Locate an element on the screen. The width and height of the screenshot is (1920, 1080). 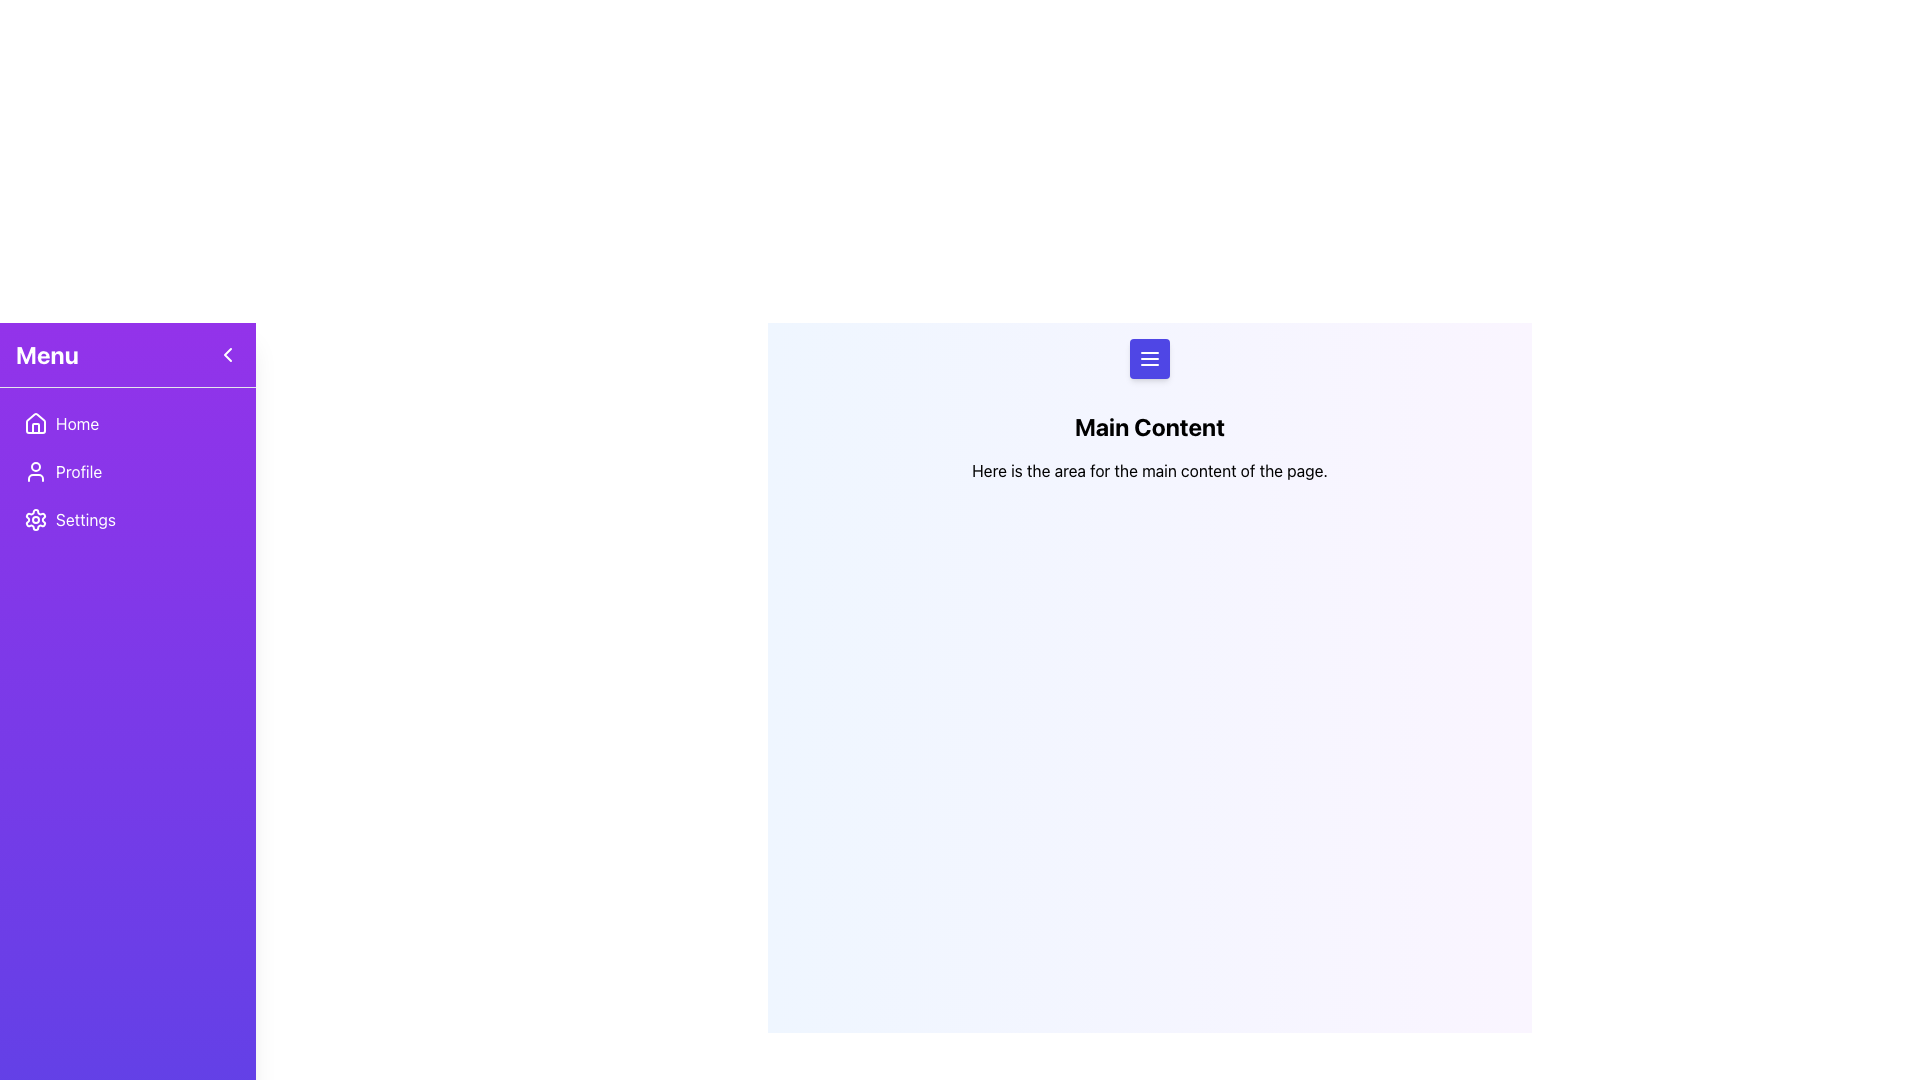
the 'Home' text label, which is styled with white font on a purple background and located next to a house icon in the vertical side menu panel is located at coordinates (77, 423).